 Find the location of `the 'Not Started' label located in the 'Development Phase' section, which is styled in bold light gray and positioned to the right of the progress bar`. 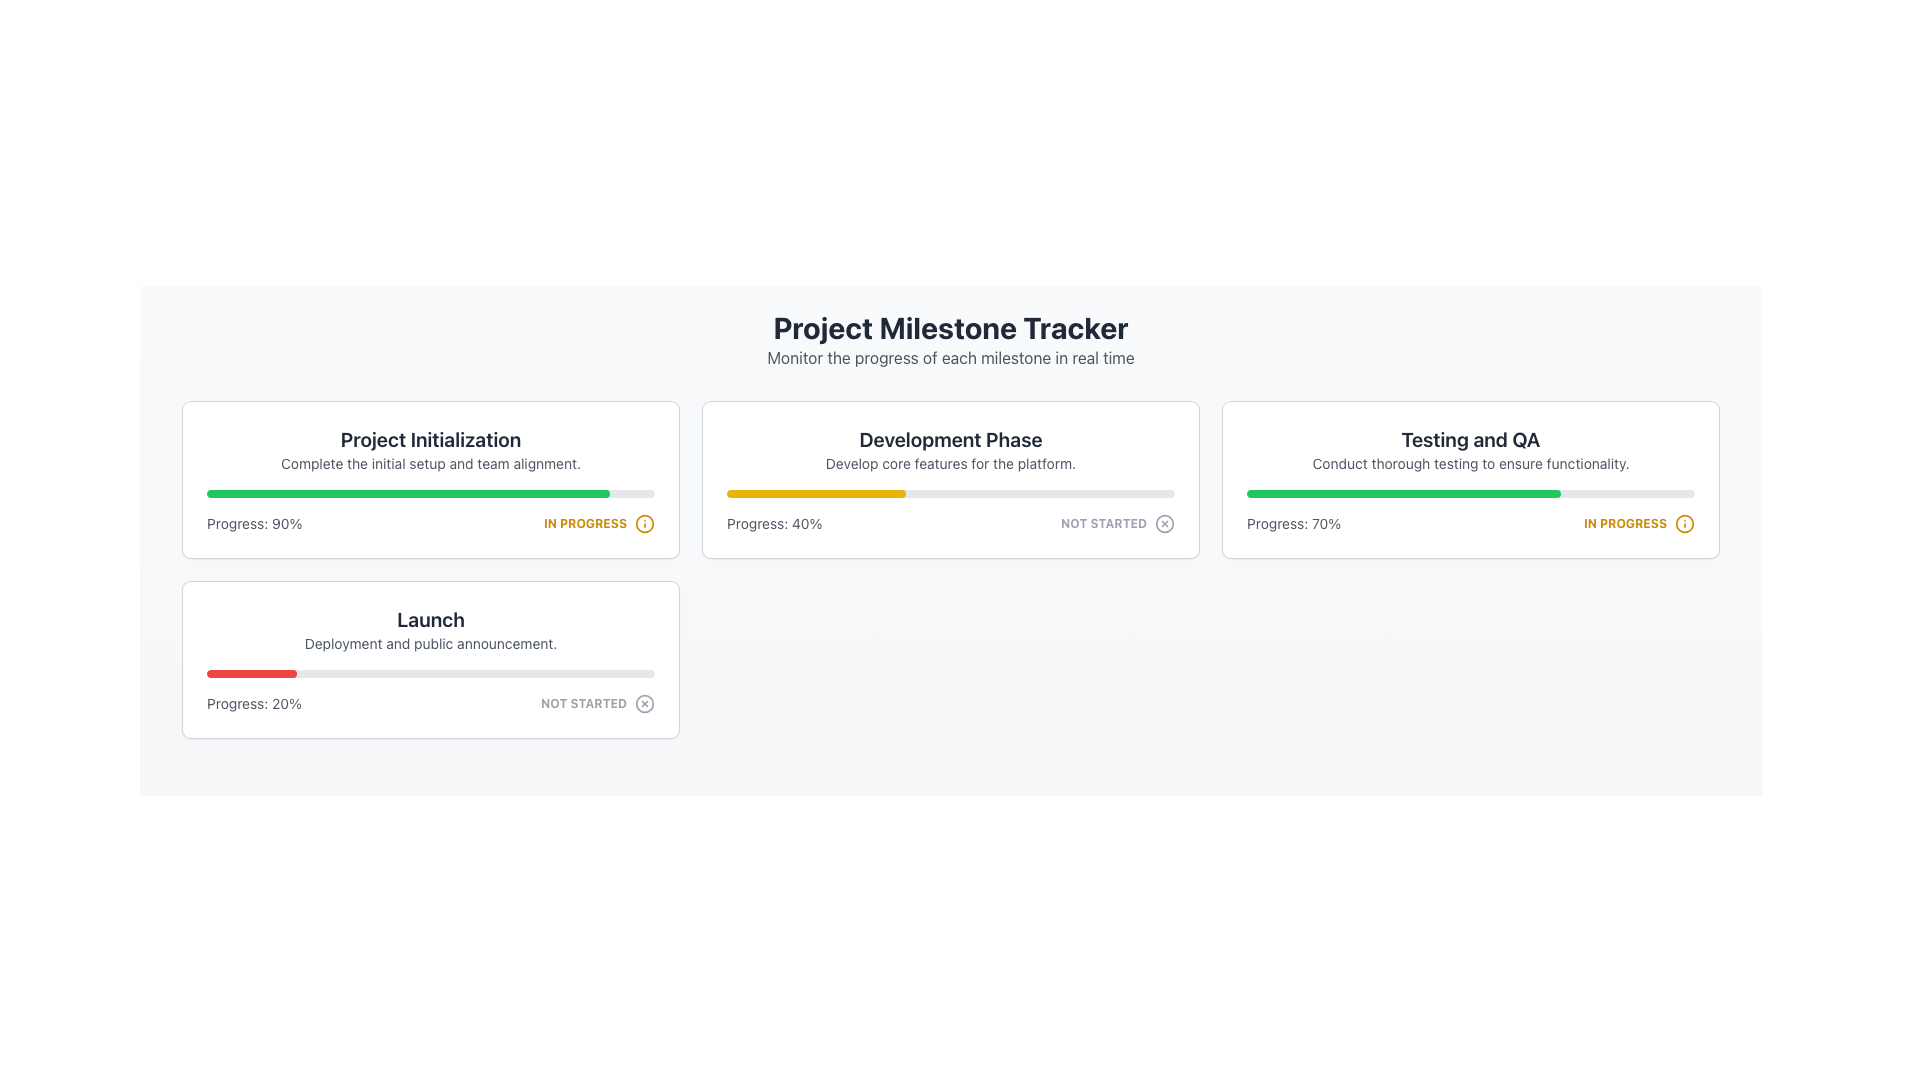

the 'Not Started' label located in the 'Development Phase' section, which is styled in bold light gray and positioned to the right of the progress bar is located at coordinates (1103, 523).